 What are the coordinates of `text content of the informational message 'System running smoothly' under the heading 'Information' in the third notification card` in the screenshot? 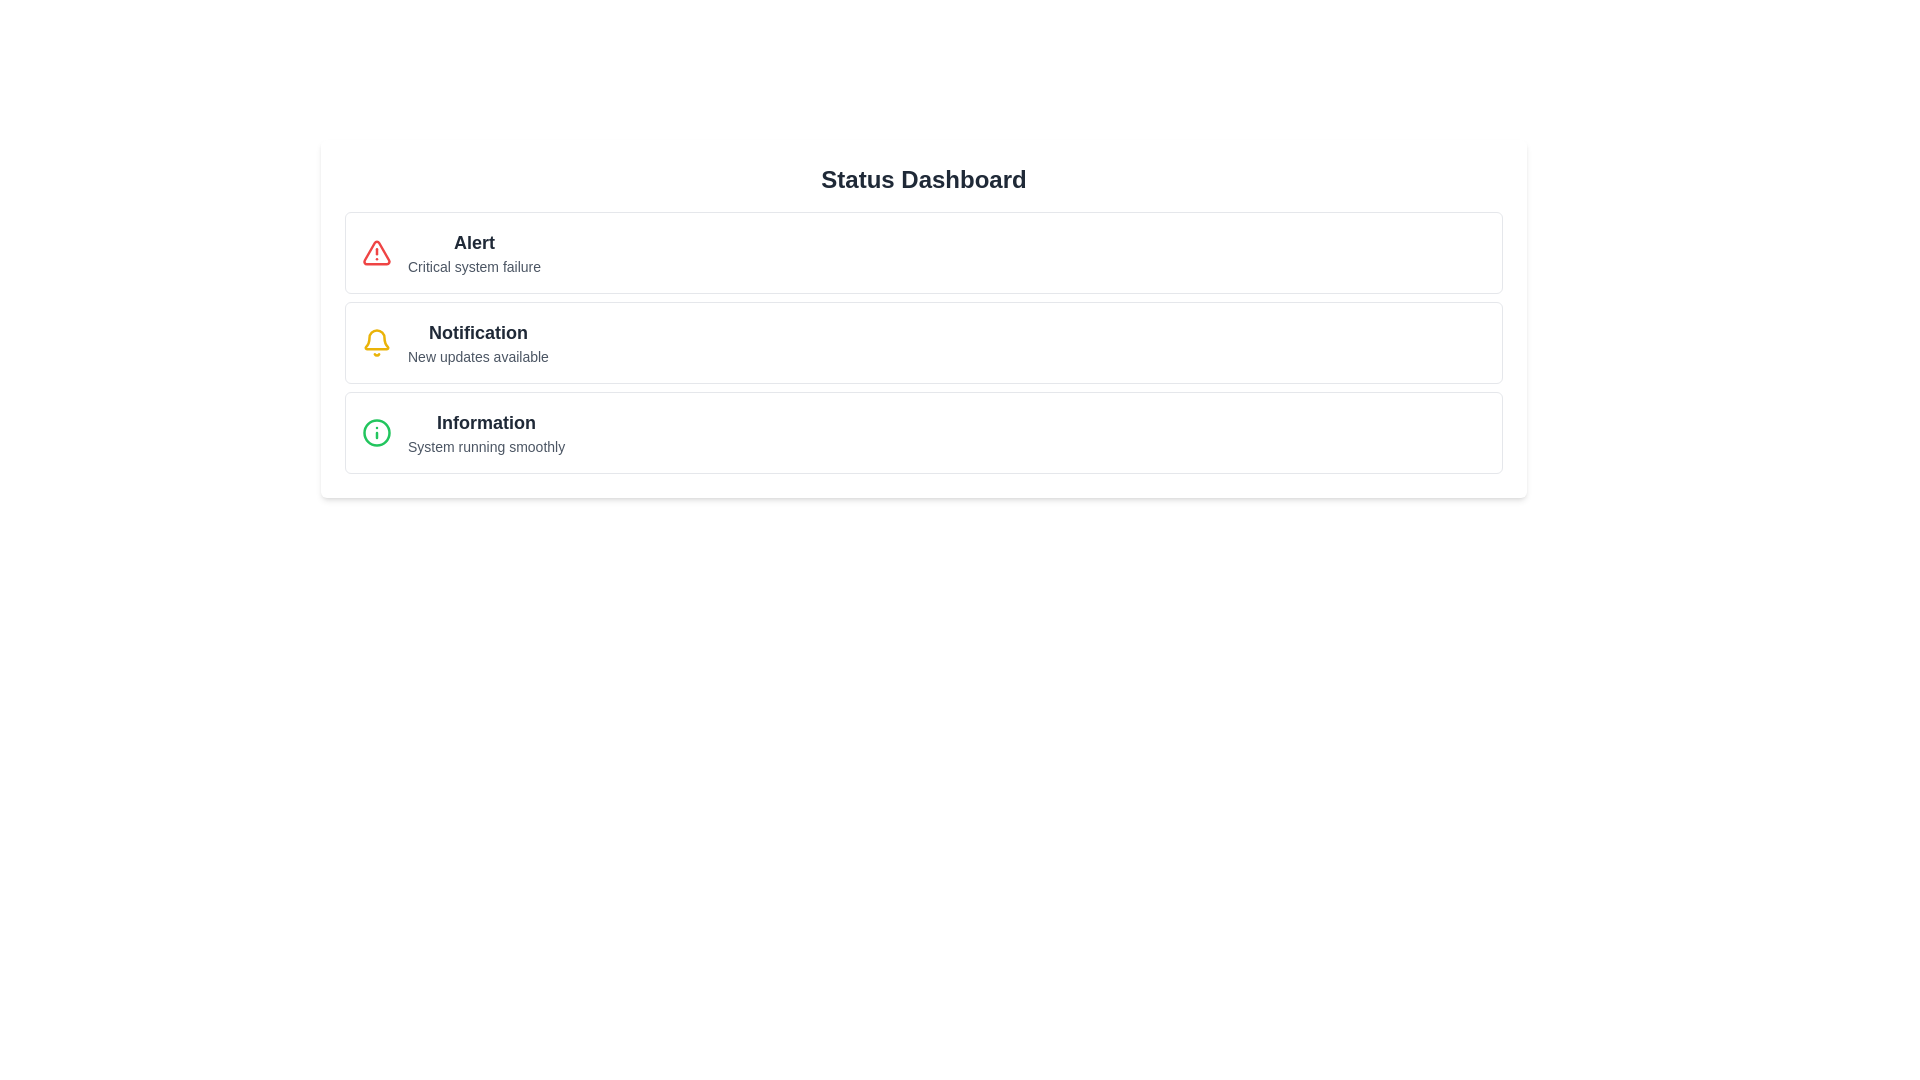 It's located at (486, 431).